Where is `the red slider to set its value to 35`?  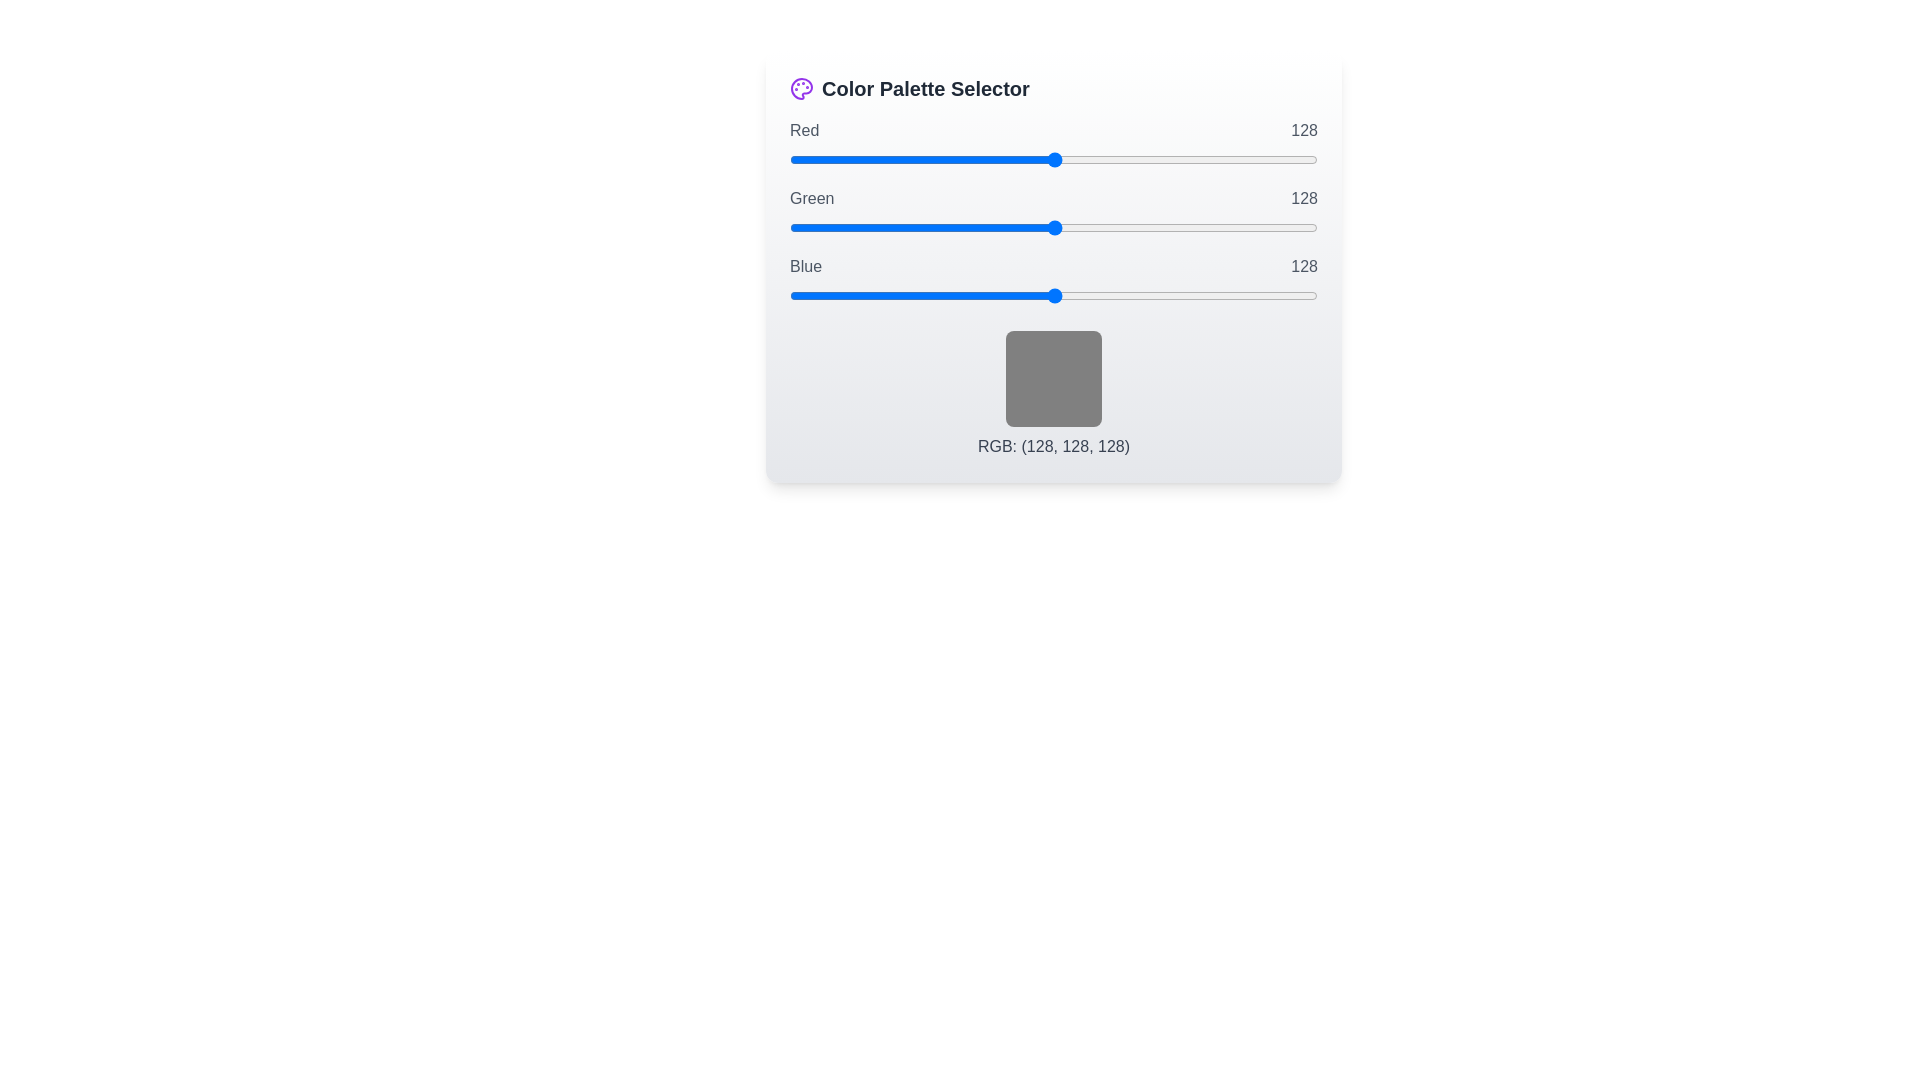
the red slider to set its value to 35 is located at coordinates (862, 158).